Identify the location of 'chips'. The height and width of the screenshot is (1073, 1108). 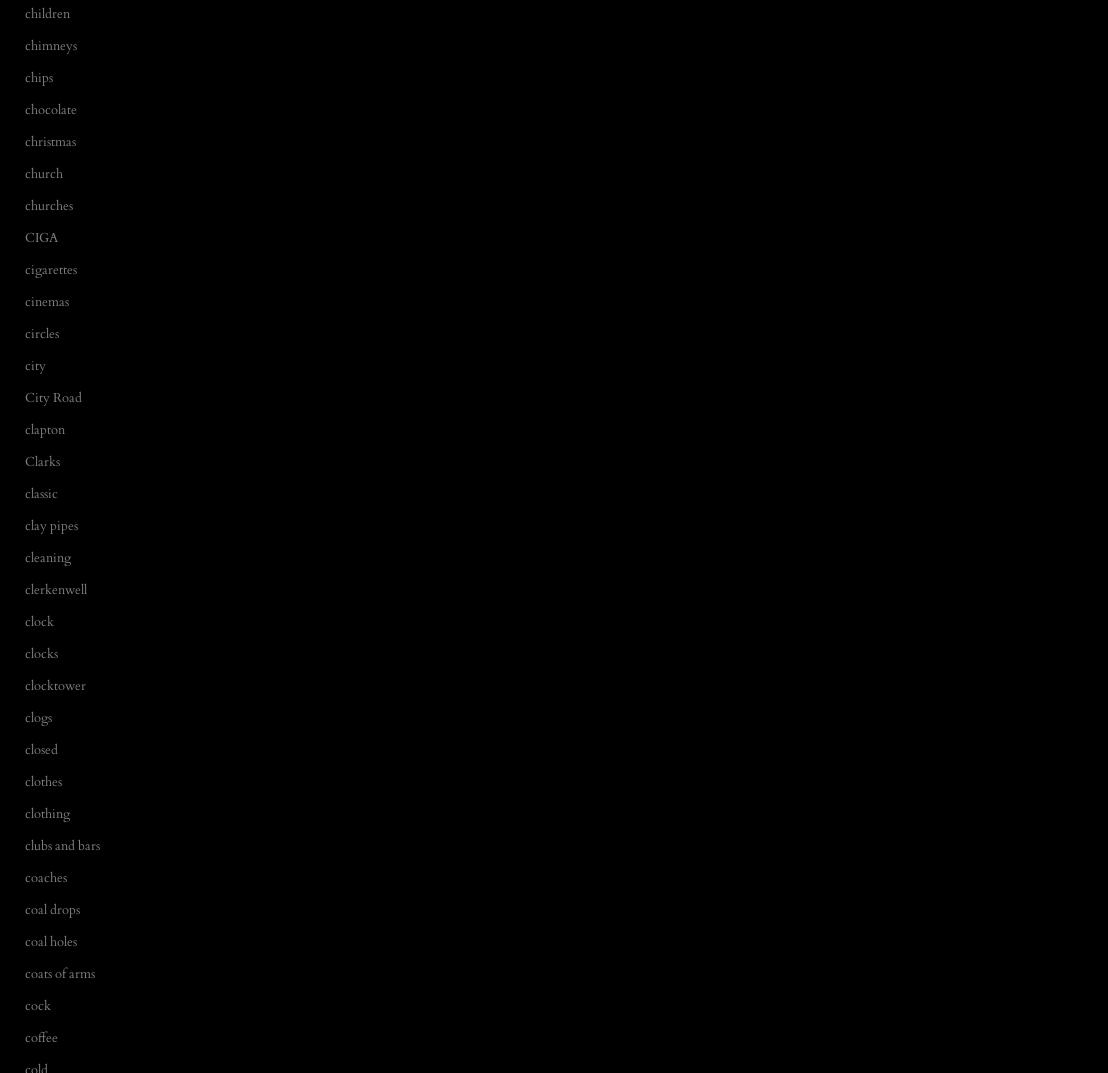
(25, 77).